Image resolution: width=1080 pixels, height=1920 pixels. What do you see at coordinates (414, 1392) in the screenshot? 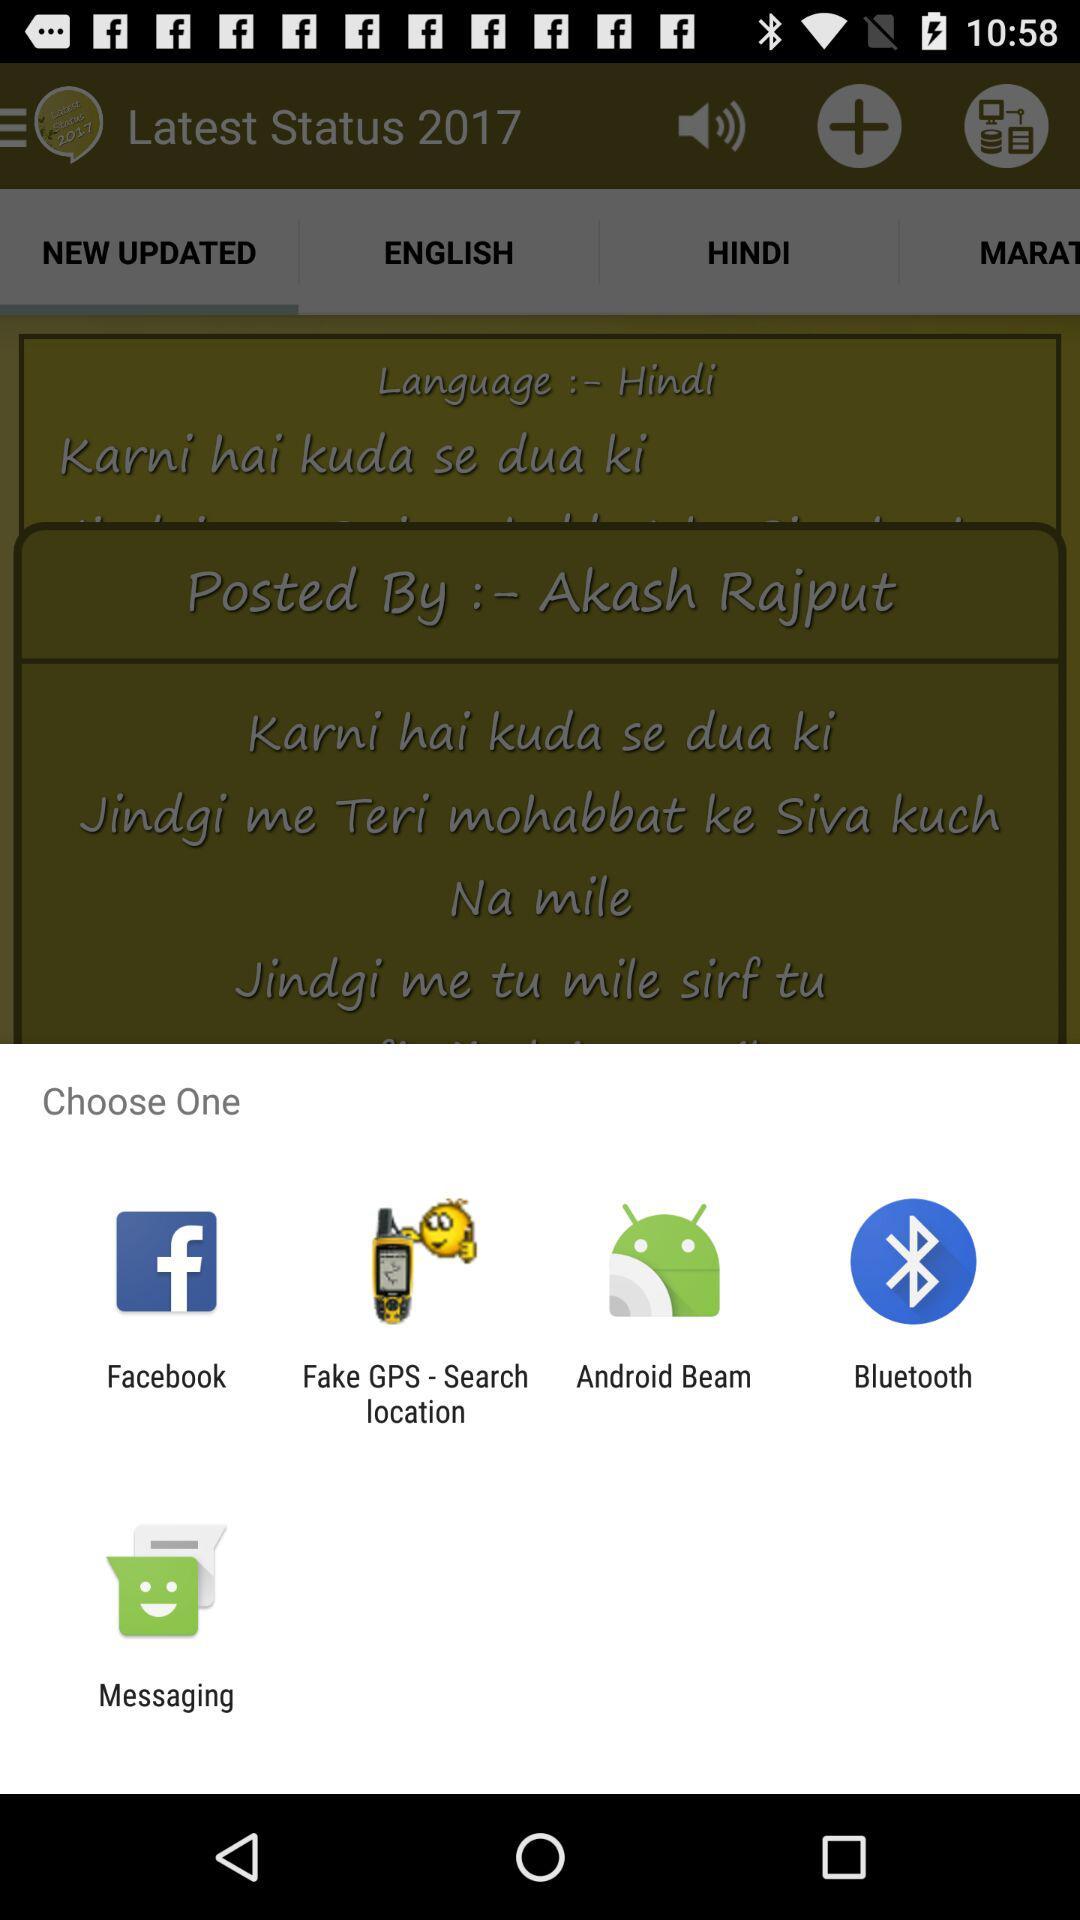
I see `app to the left of android beam` at bounding box center [414, 1392].